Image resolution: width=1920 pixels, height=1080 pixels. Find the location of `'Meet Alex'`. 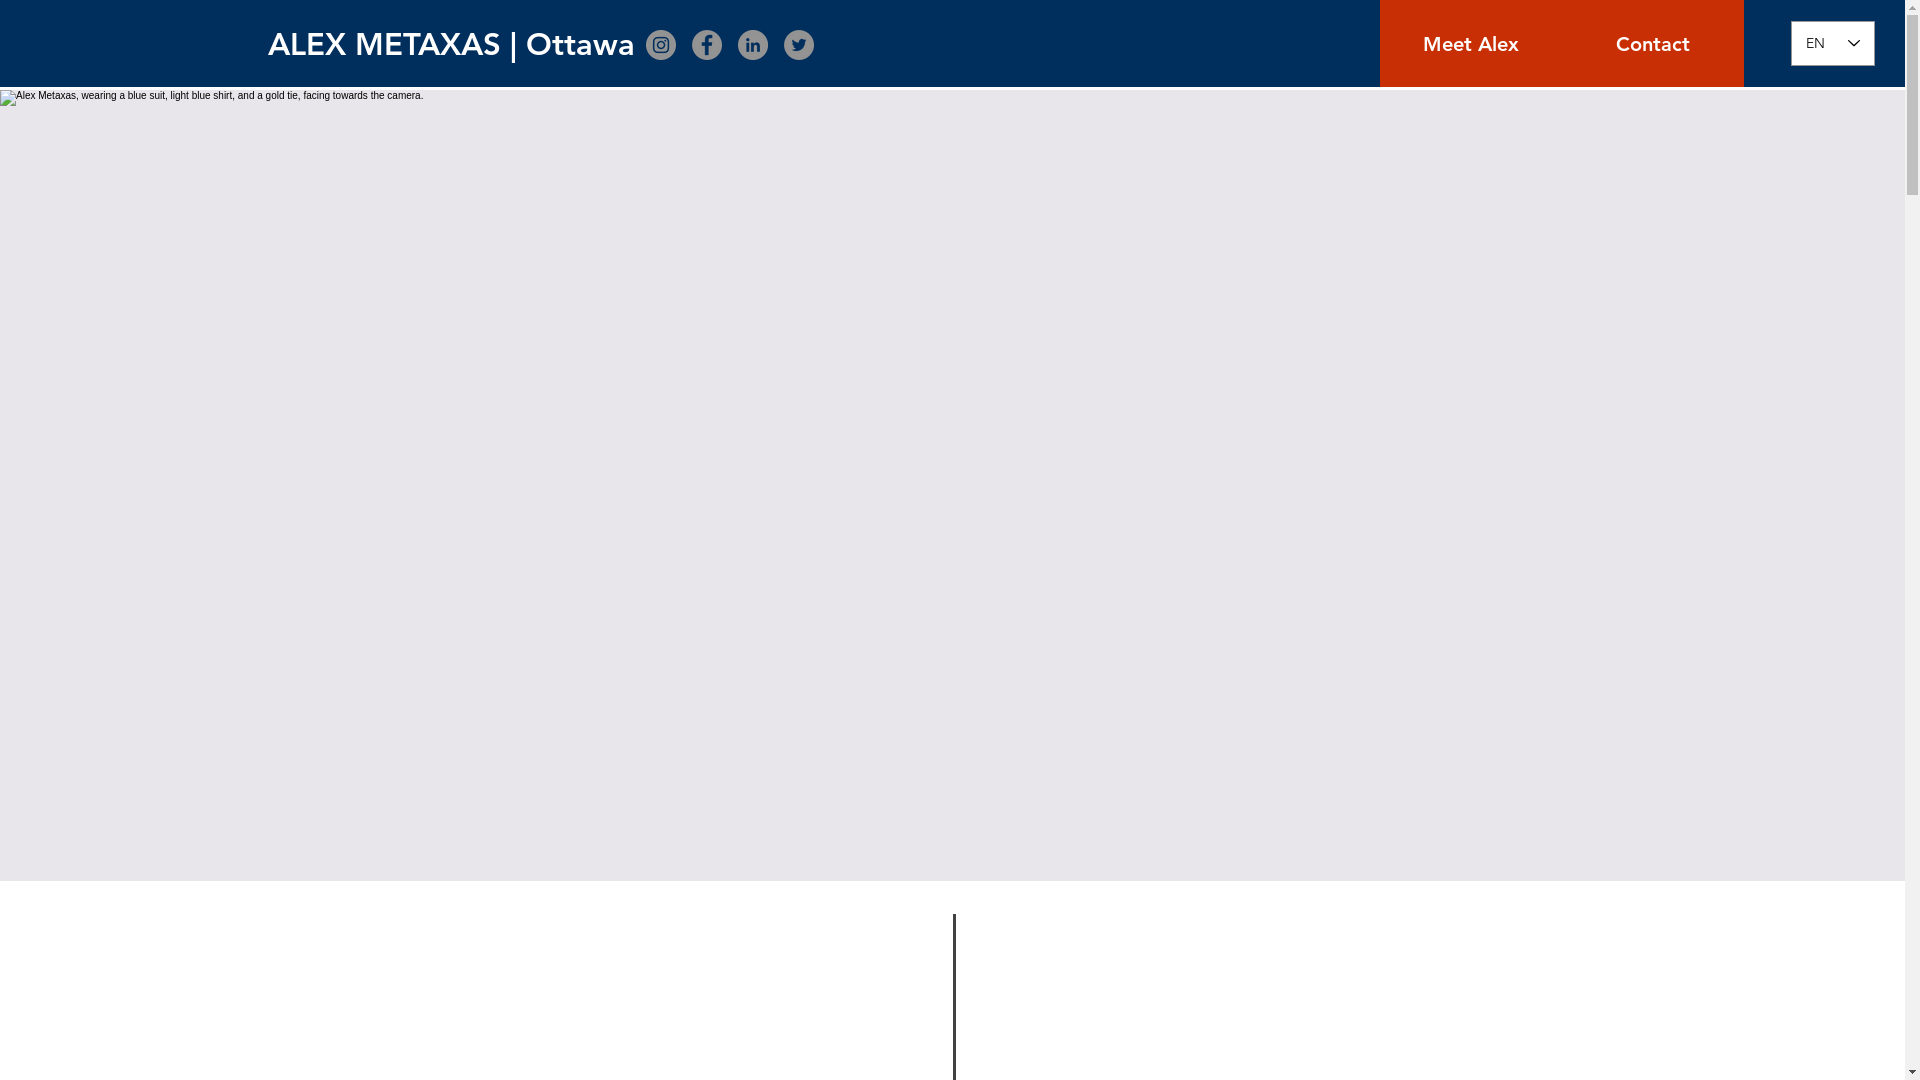

'Meet Alex' is located at coordinates (1470, 43).